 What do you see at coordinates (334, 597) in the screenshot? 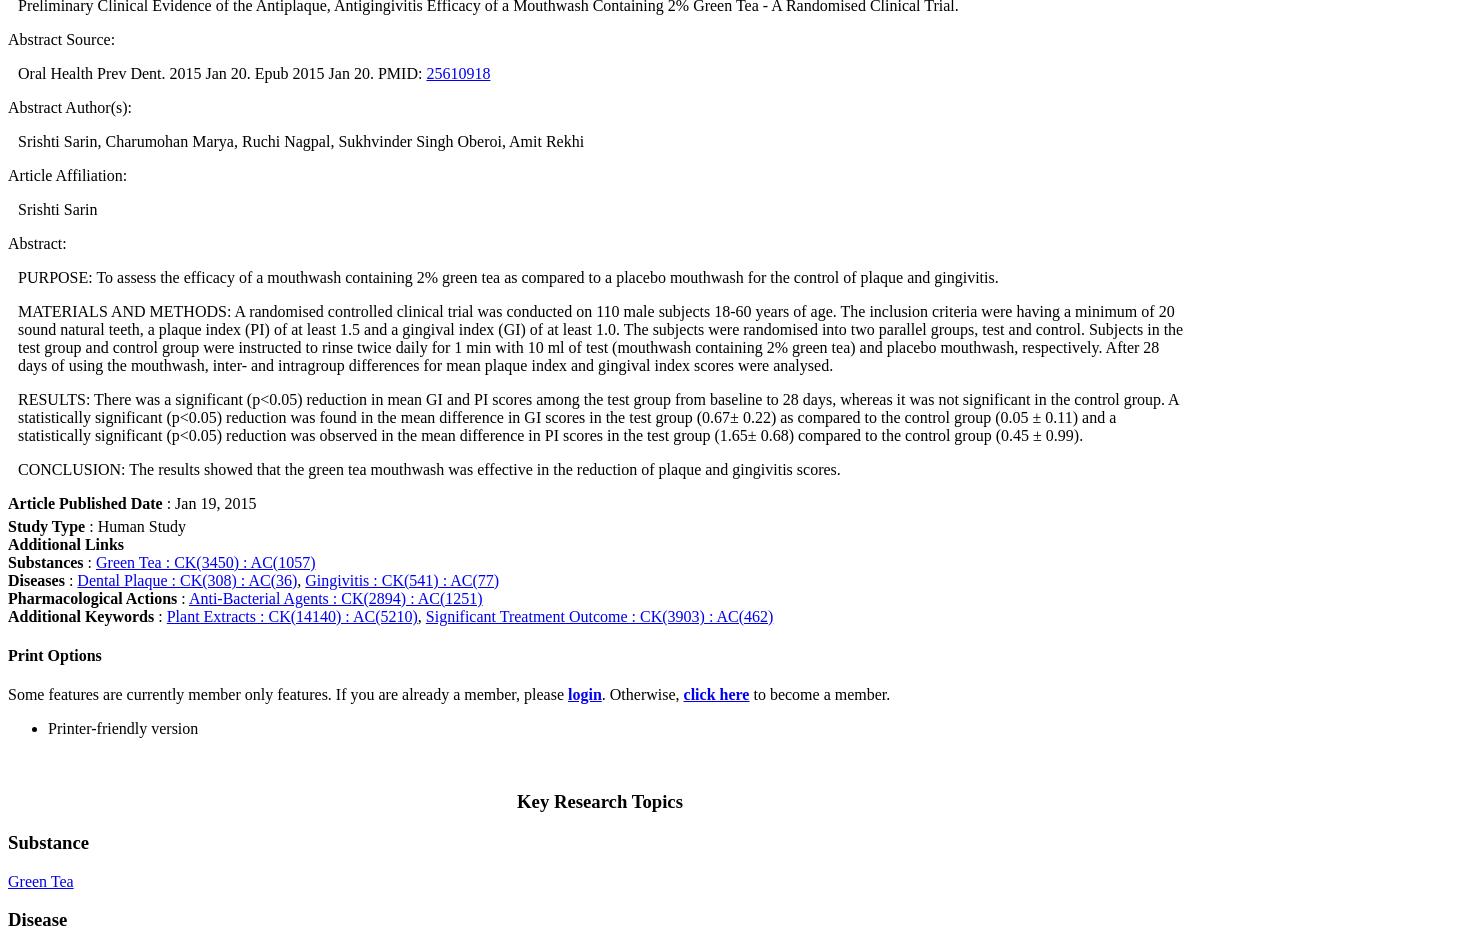
I see `'Anti-Bacterial Agents : CK(2894) : AC(1251)'` at bounding box center [334, 597].